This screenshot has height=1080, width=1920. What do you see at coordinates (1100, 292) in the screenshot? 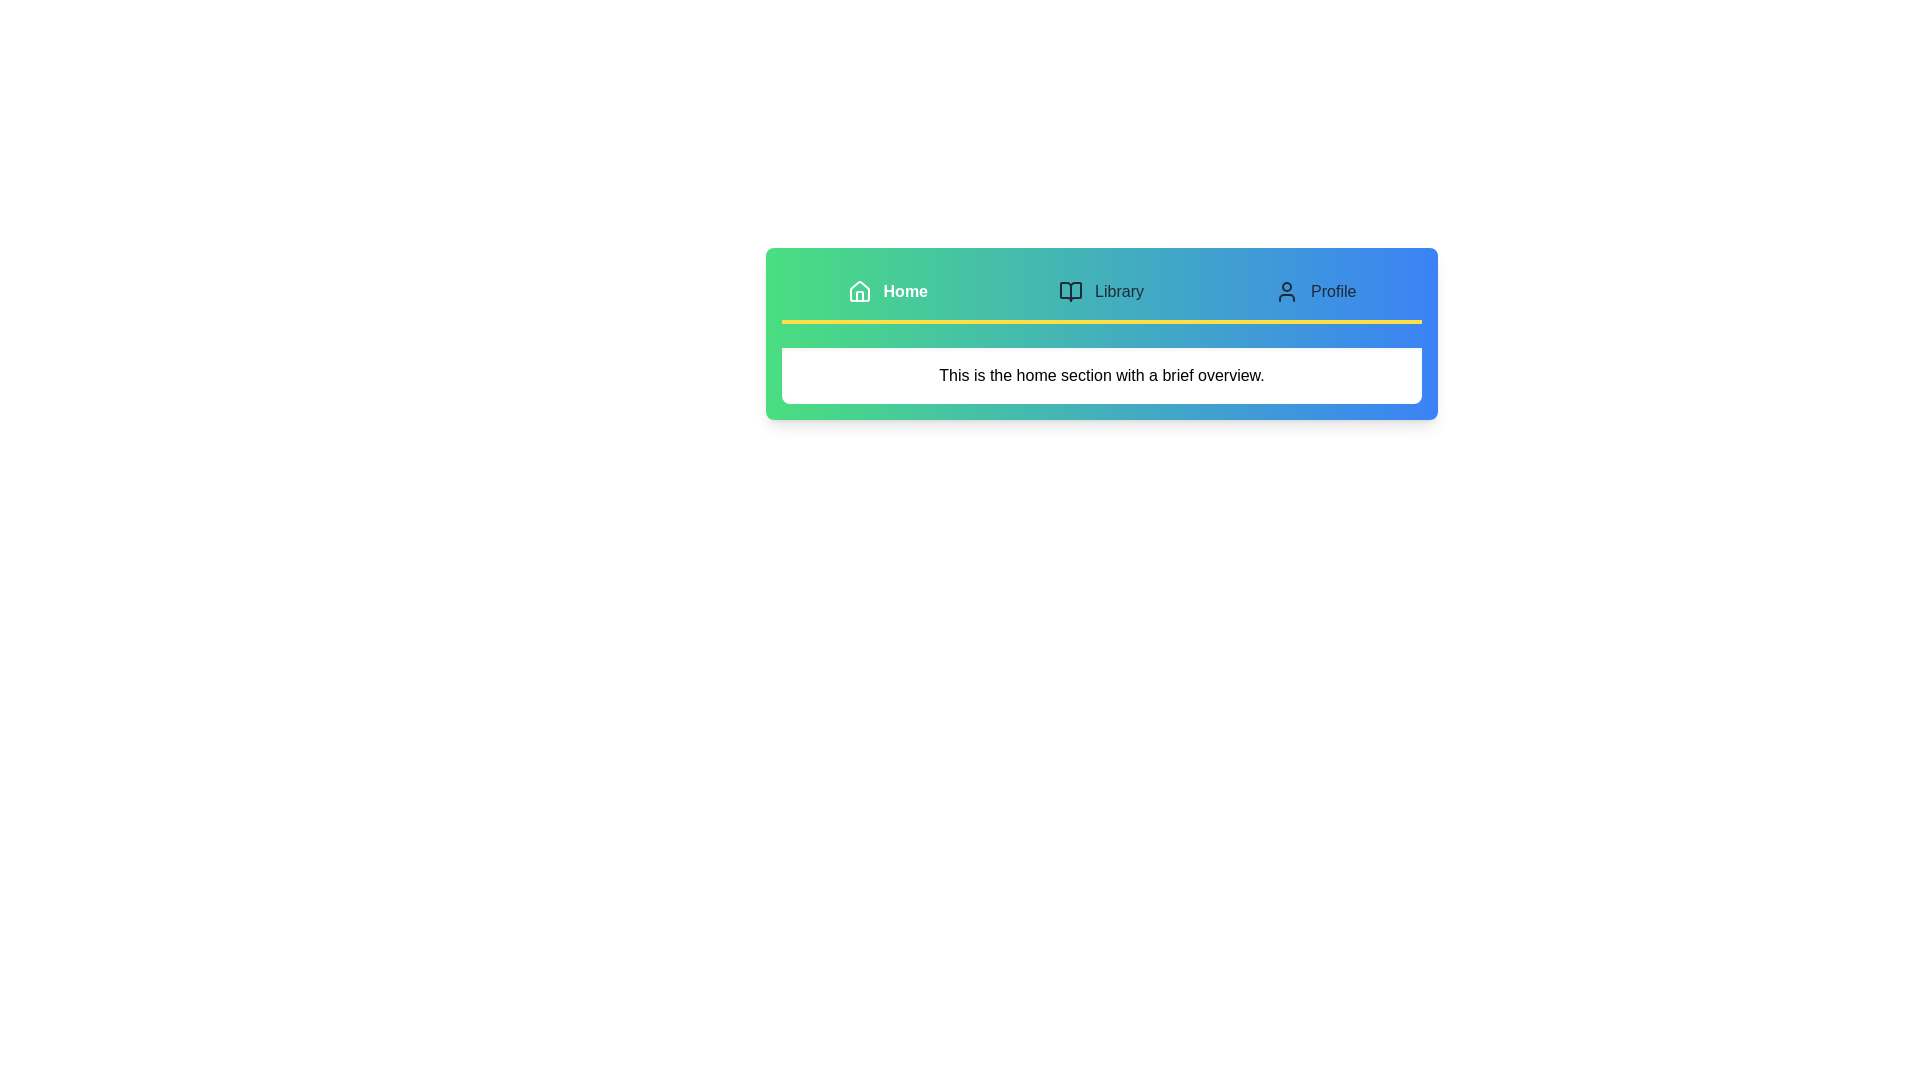
I see `the Library tab to view its content` at bounding box center [1100, 292].